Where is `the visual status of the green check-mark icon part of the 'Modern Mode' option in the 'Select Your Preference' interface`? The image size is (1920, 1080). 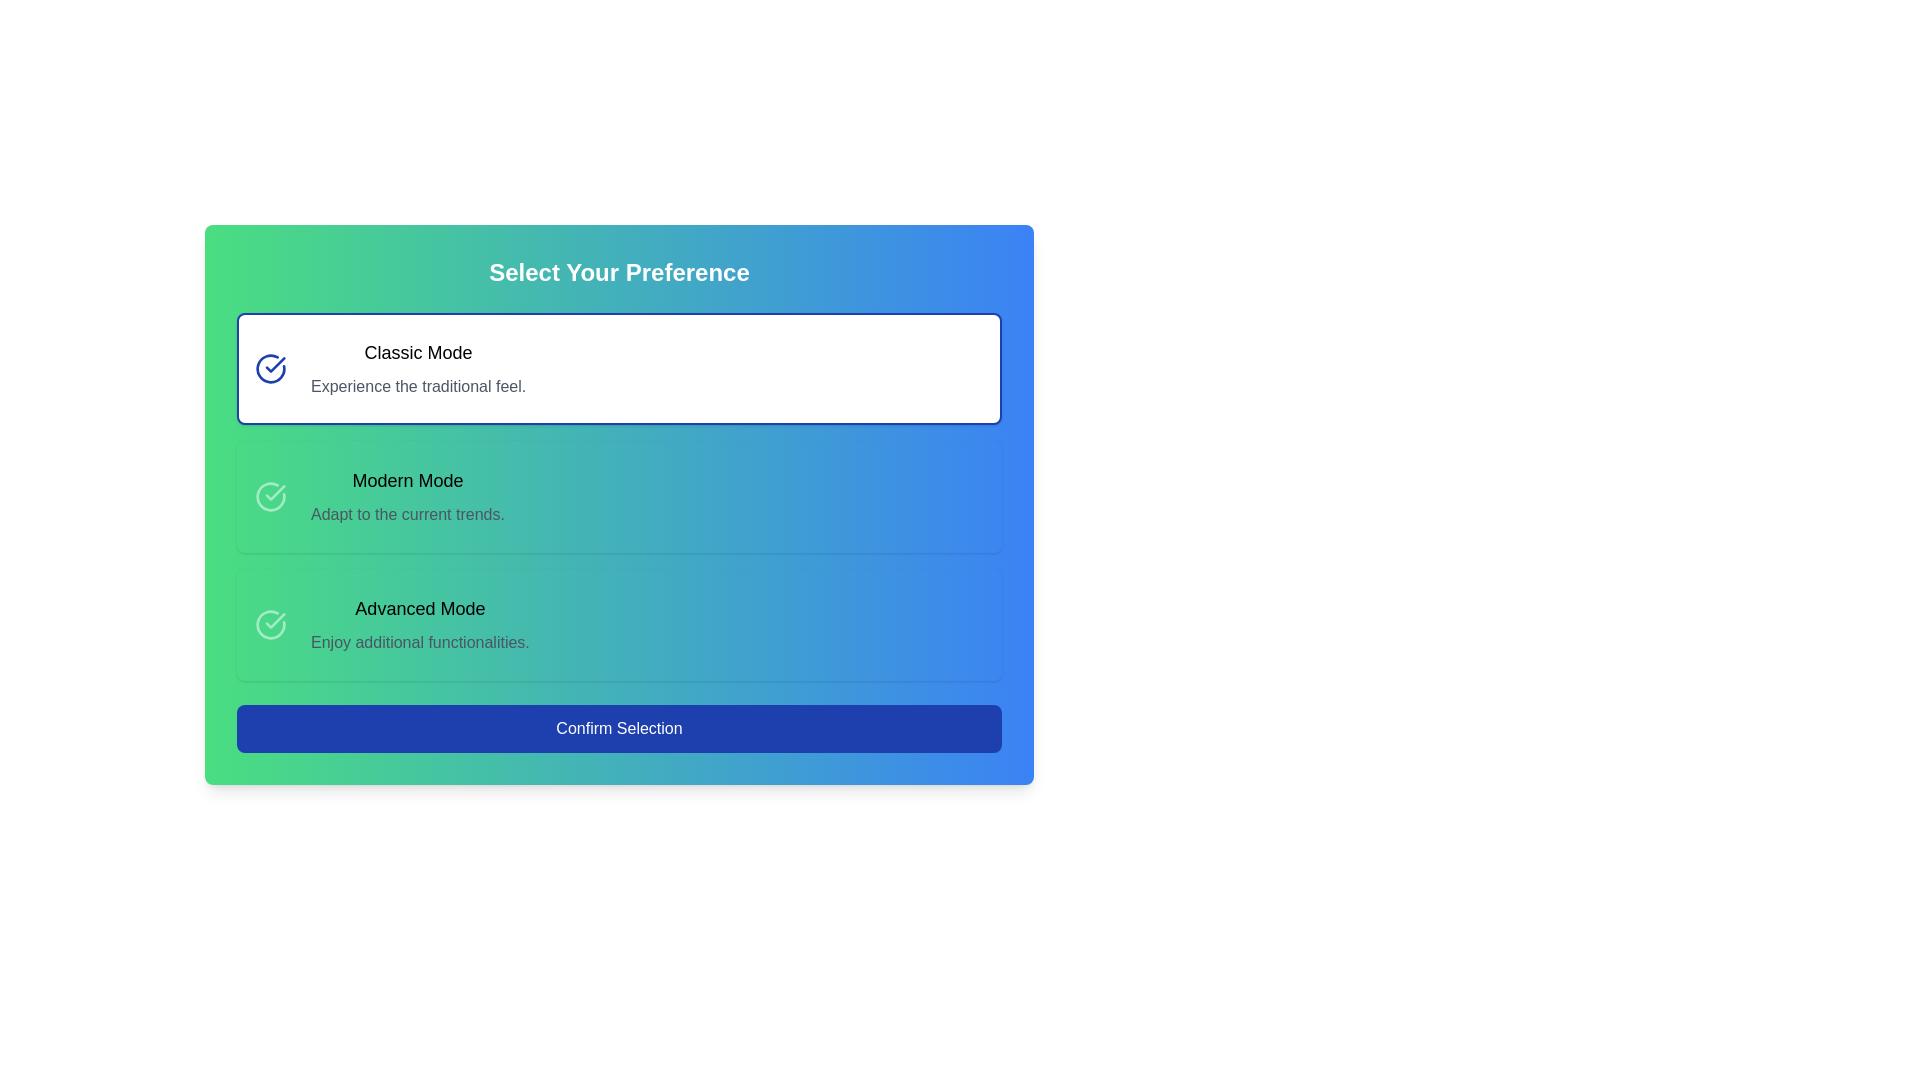 the visual status of the green check-mark icon part of the 'Modern Mode' option in the 'Select Your Preference' interface is located at coordinates (269, 496).